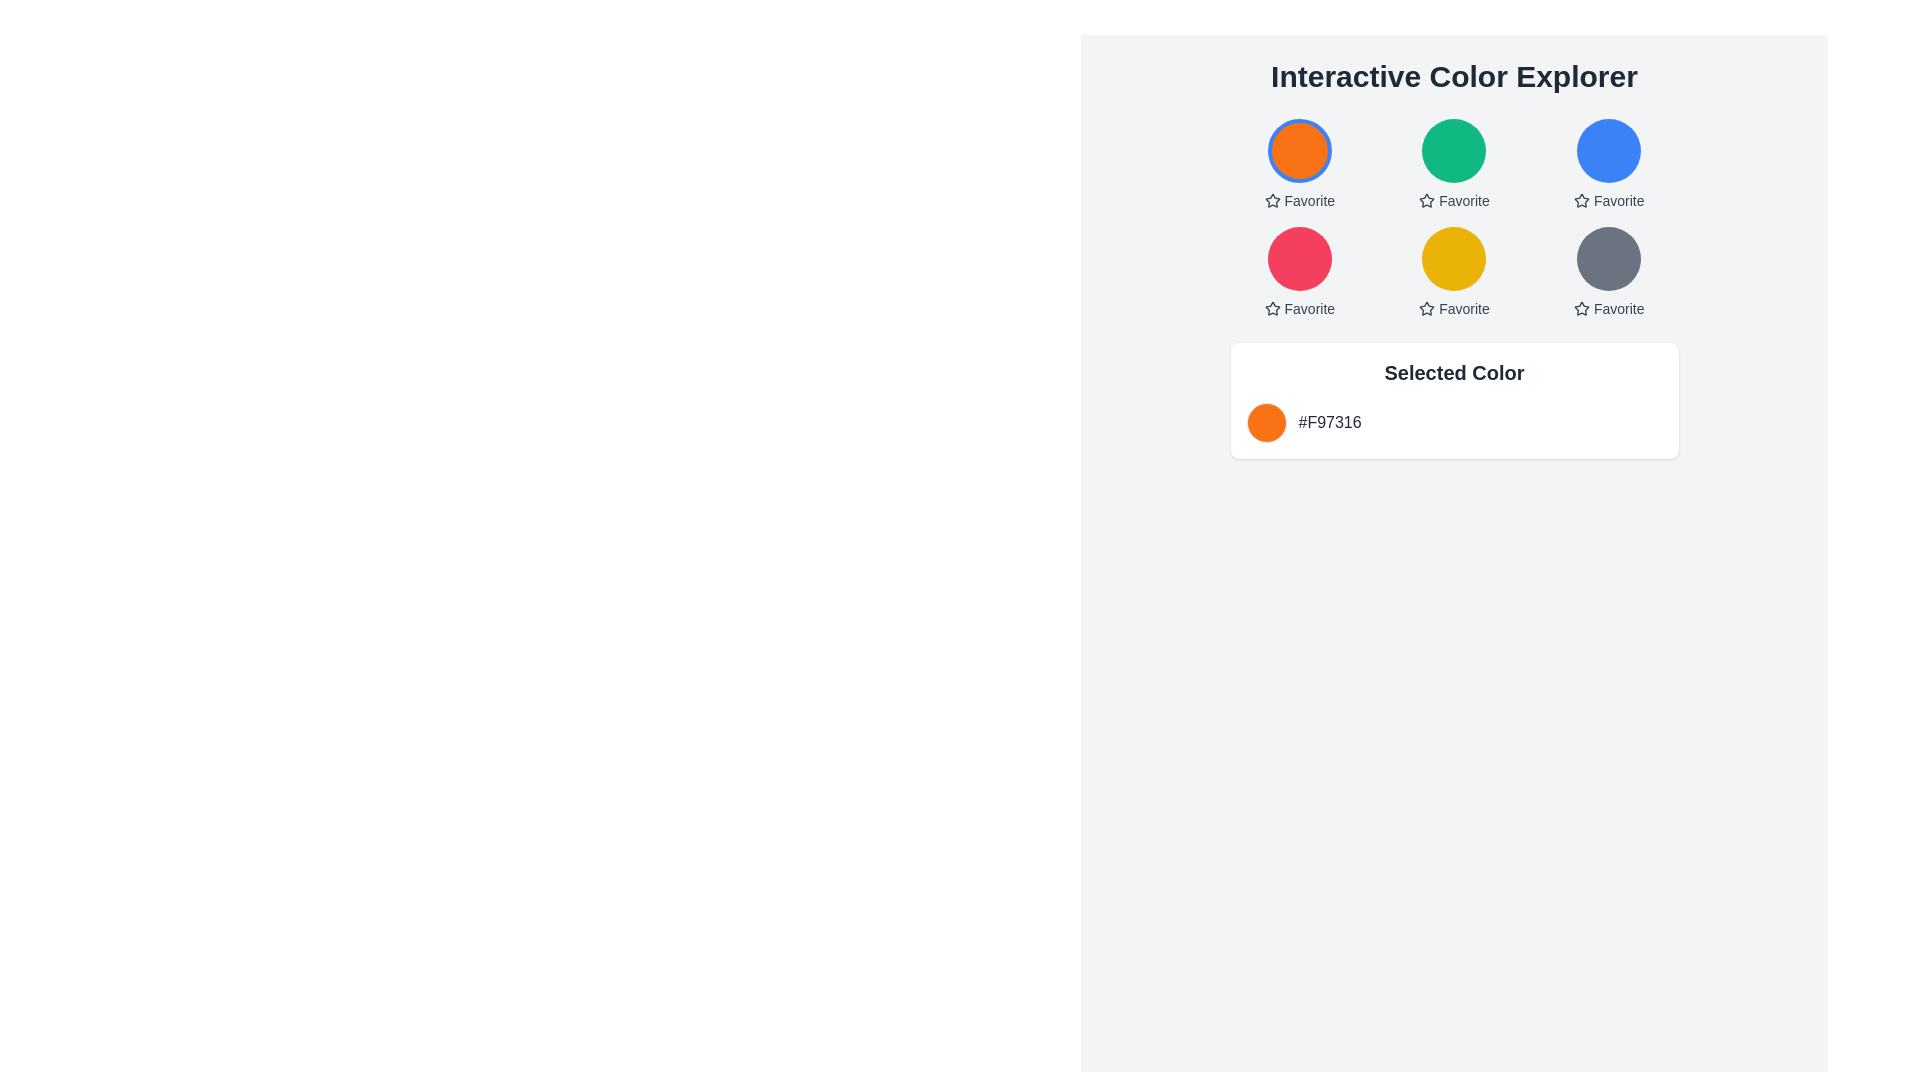 This screenshot has height=1080, width=1920. What do you see at coordinates (1426, 308) in the screenshot?
I see `the star icon located below the yellow color circle in the second row of the color selector grid` at bounding box center [1426, 308].